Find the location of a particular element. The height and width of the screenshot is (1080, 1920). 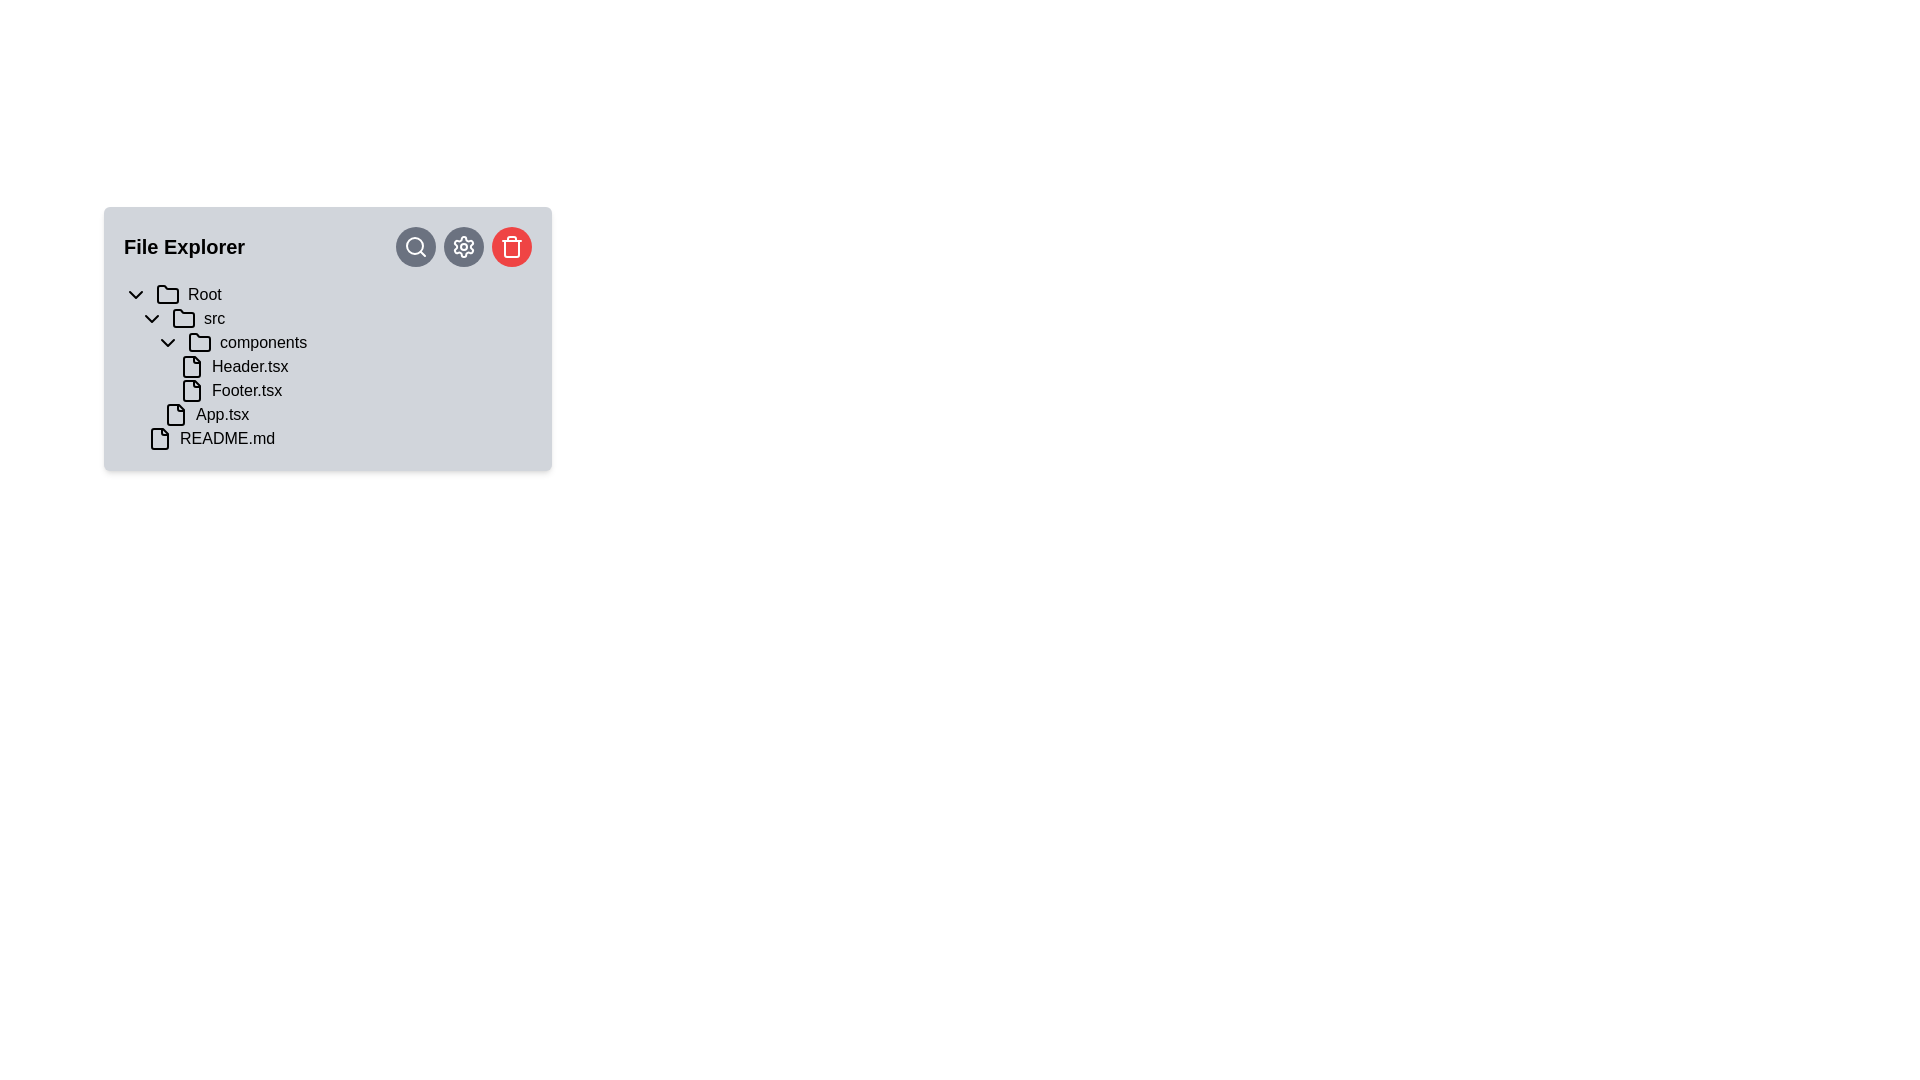

the document-shaped icon representing the 'Footer.tsx' file is located at coordinates (192, 390).